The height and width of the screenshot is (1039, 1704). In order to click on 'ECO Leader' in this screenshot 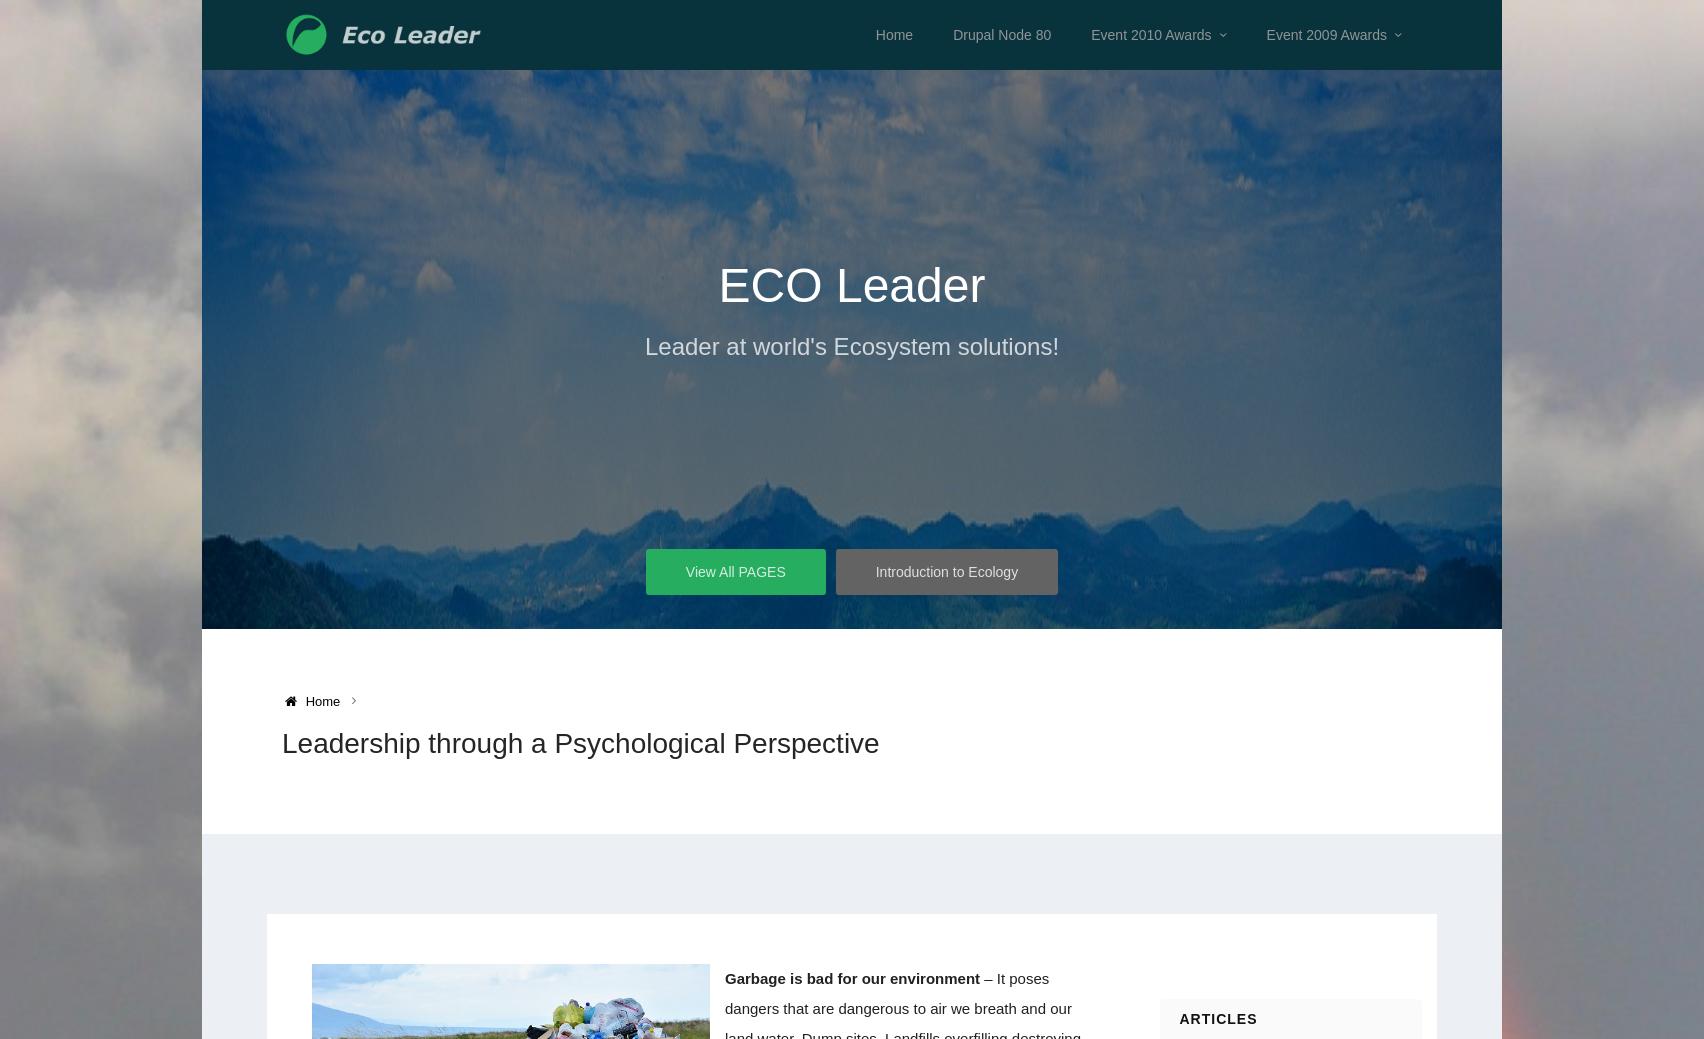, I will do `click(850, 285)`.